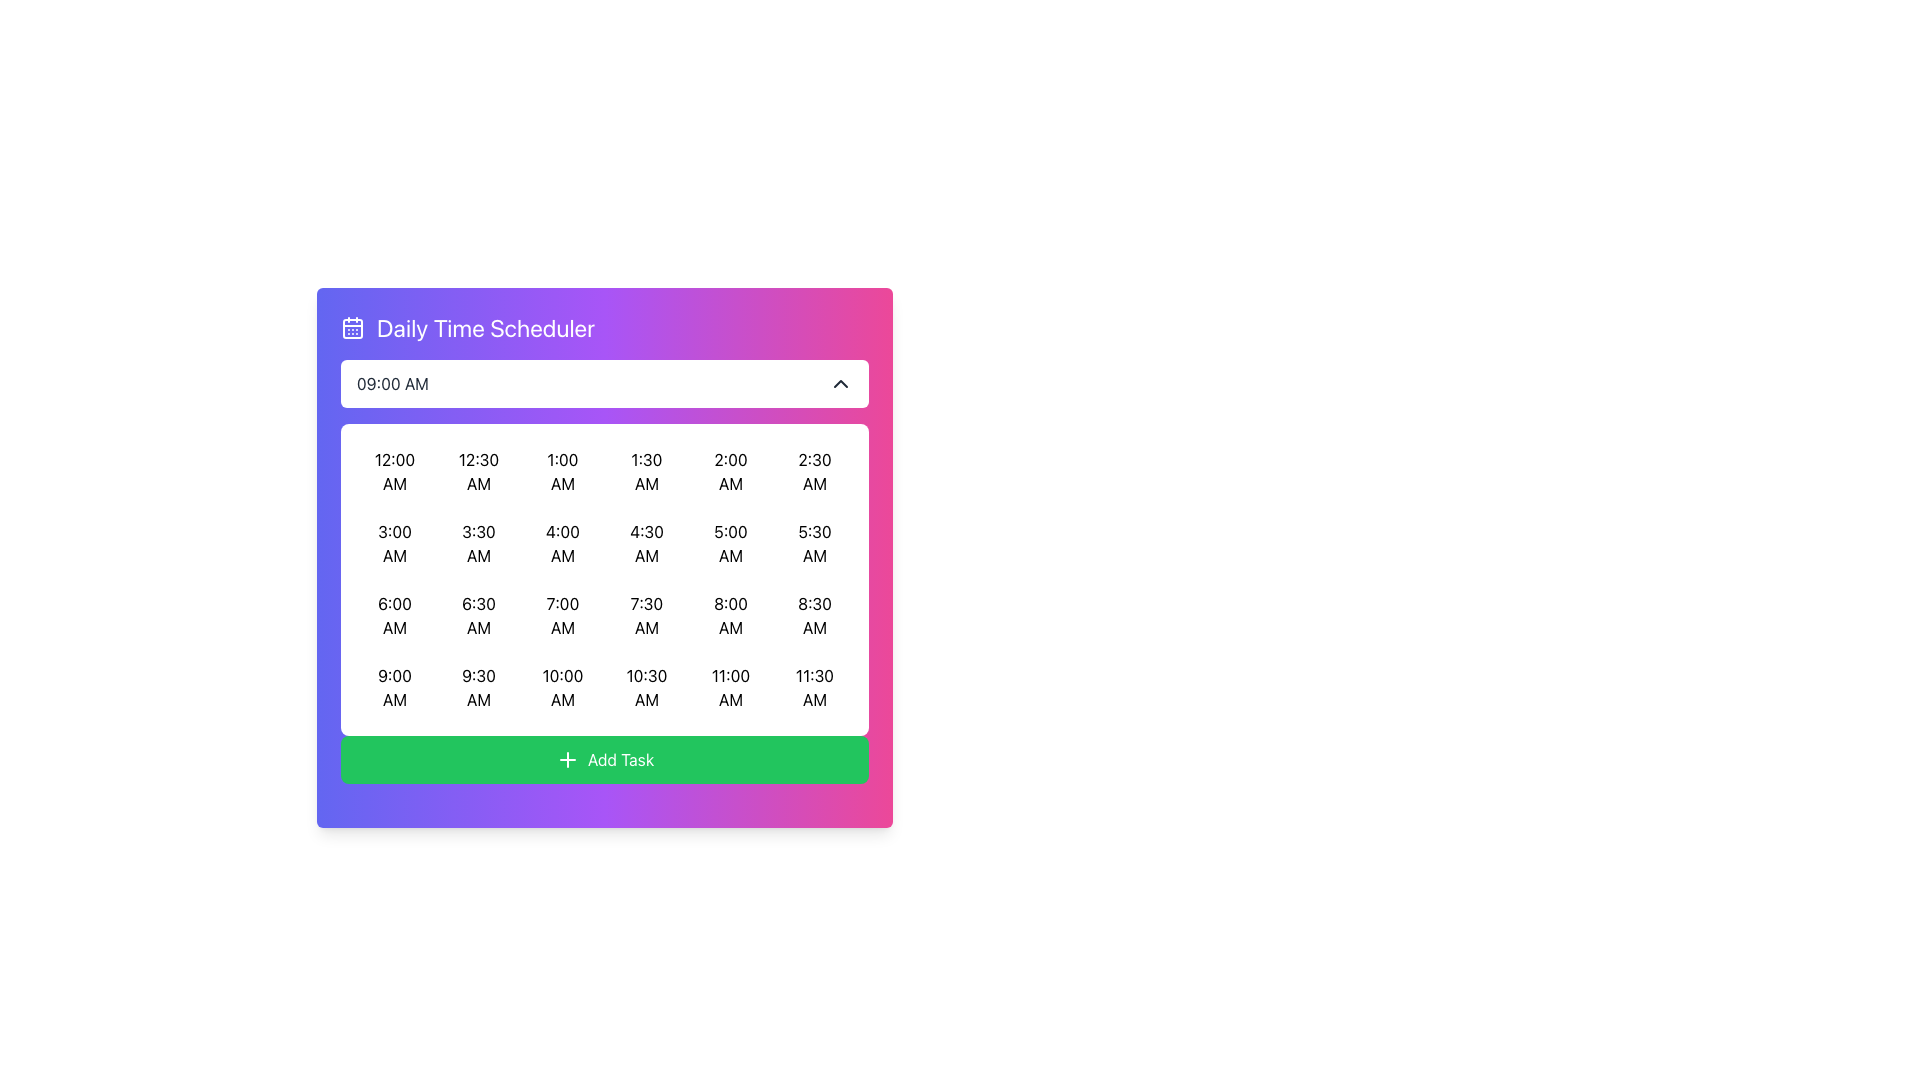 The height and width of the screenshot is (1080, 1920). I want to click on the button displaying '8:00 AM', so click(729, 615).